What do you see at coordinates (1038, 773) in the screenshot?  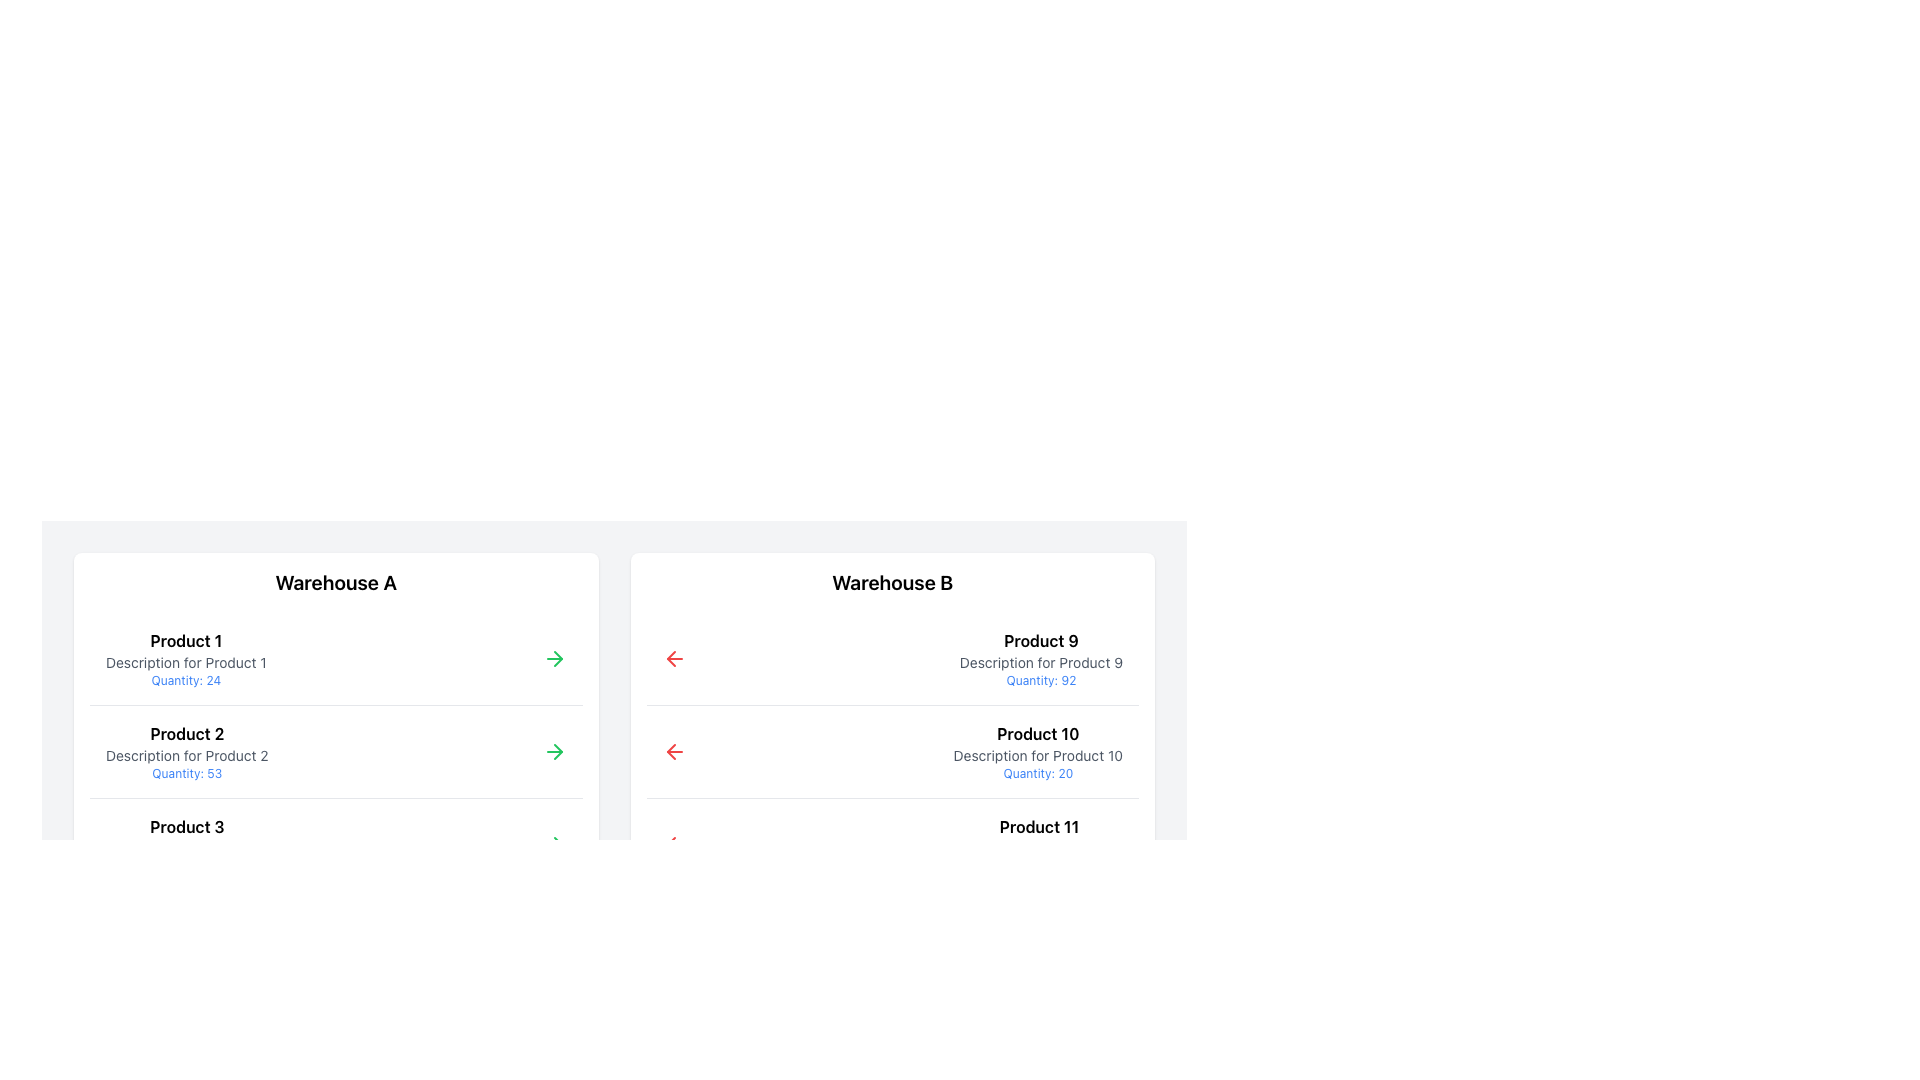 I see `the Static Text Label displaying the quantity of 20 units, located beneath 'Description for Product 10' in the Warehouse B section` at bounding box center [1038, 773].